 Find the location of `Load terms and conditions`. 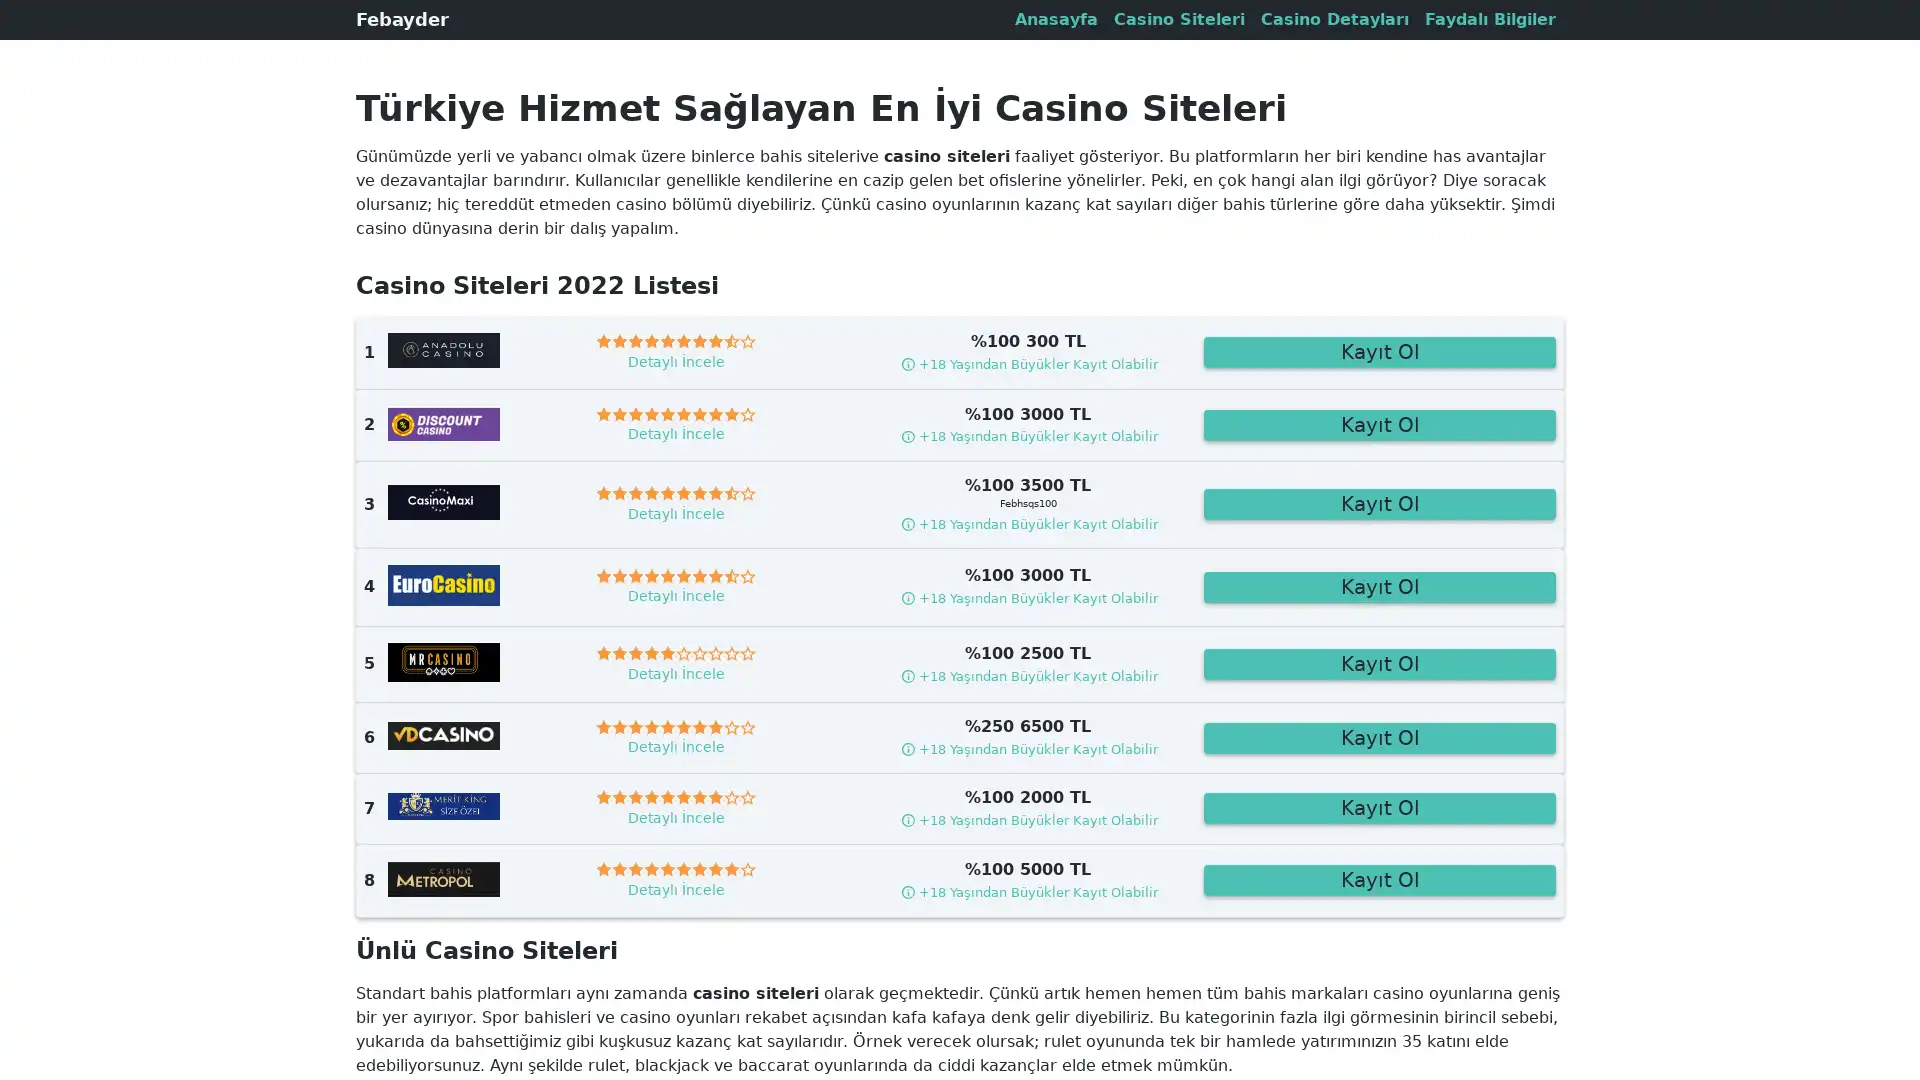

Load terms and conditions is located at coordinates (1027, 363).